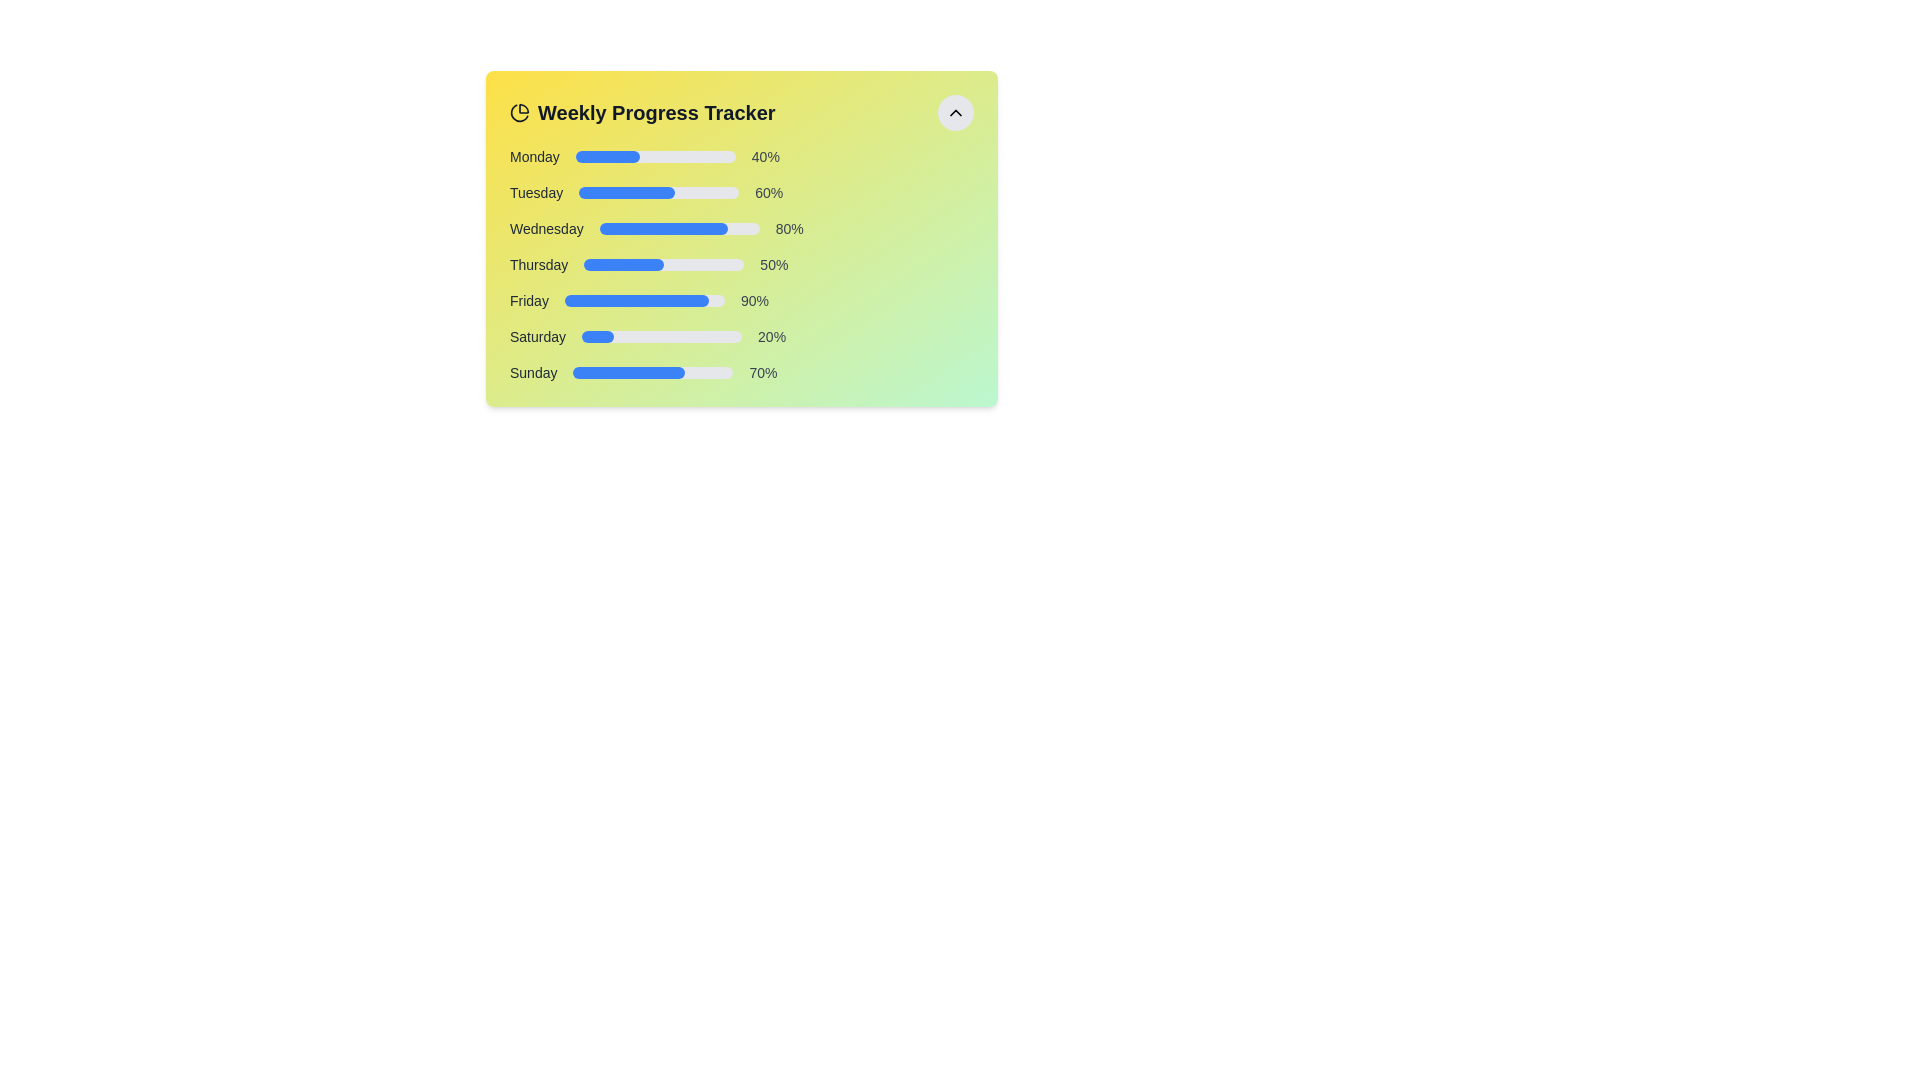  Describe the element at coordinates (741, 156) in the screenshot. I see `progress percentage from the first progress bar component in the vertical list within the 'Weekly Progress Tracker' card, which shows a 40% completion for Monday` at that location.